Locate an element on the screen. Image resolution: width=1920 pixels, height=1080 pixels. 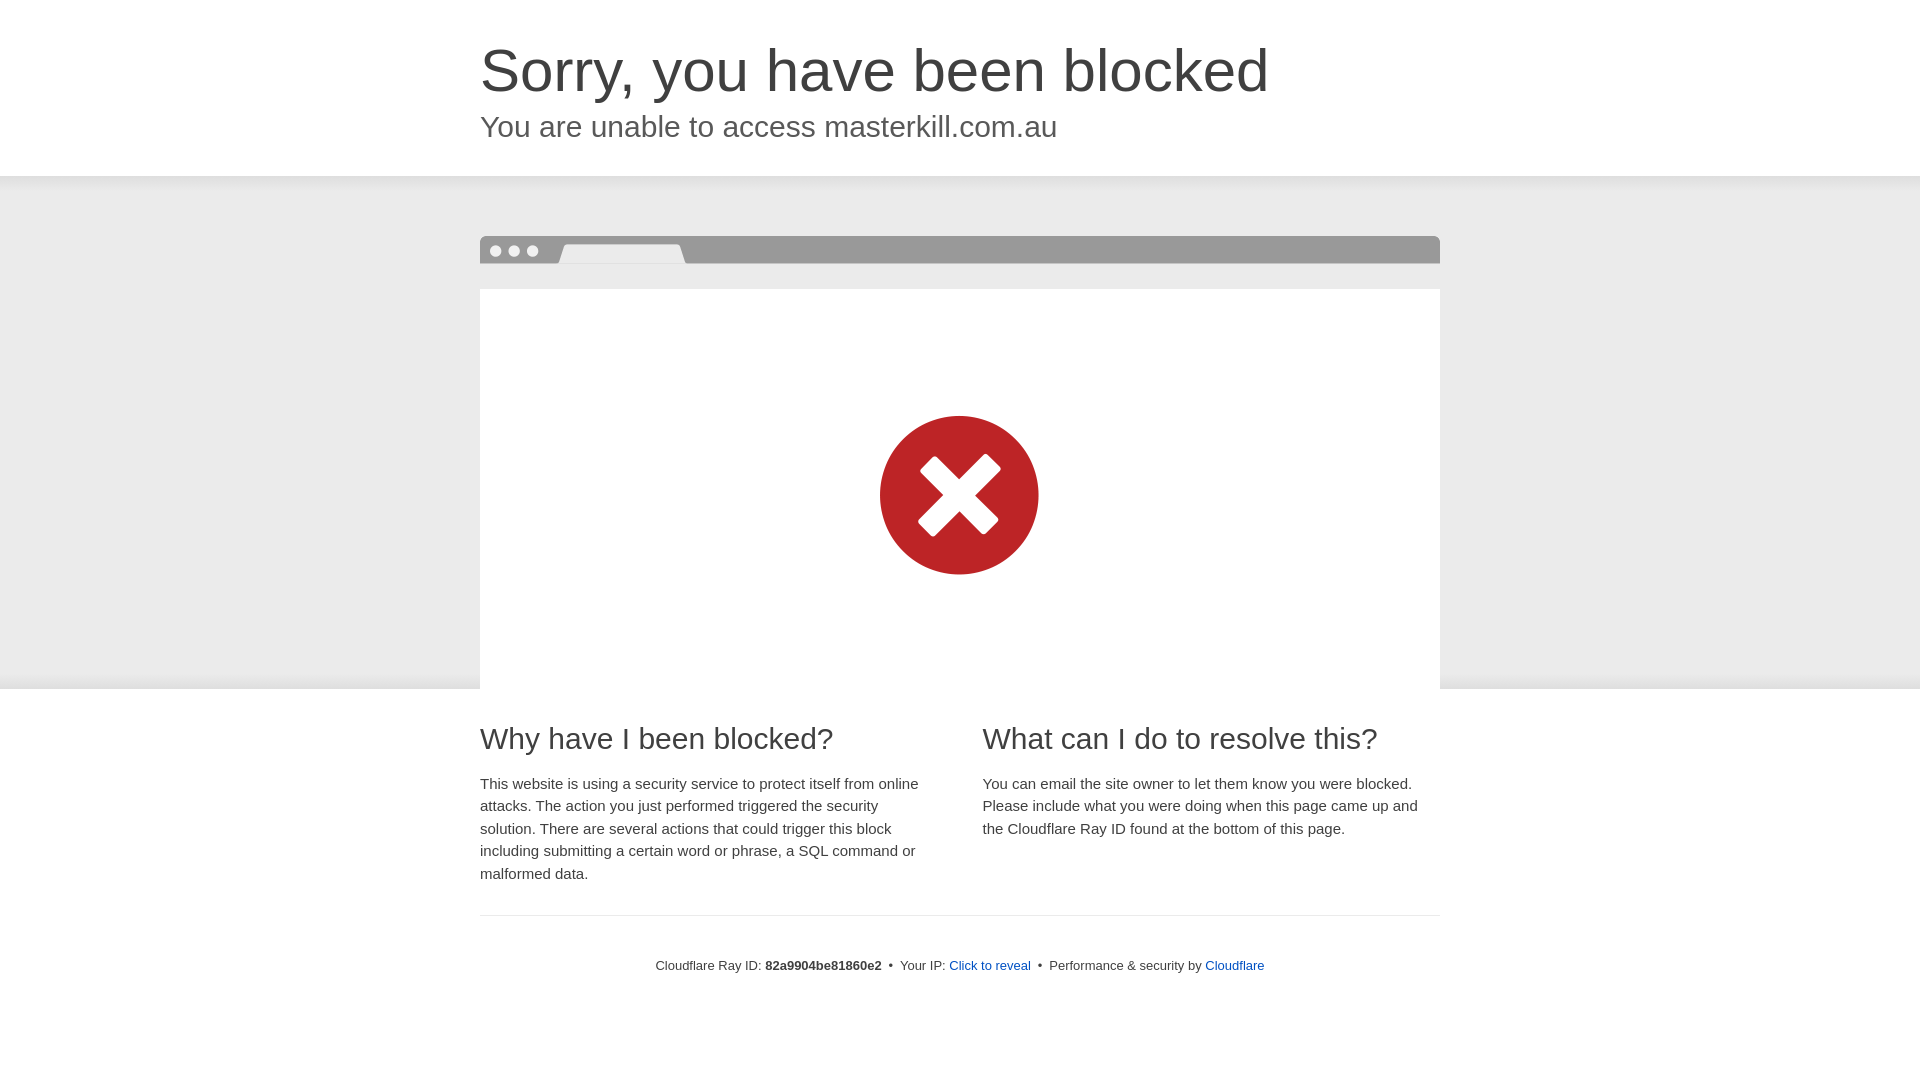
'Cloudflare' is located at coordinates (1233, 964).